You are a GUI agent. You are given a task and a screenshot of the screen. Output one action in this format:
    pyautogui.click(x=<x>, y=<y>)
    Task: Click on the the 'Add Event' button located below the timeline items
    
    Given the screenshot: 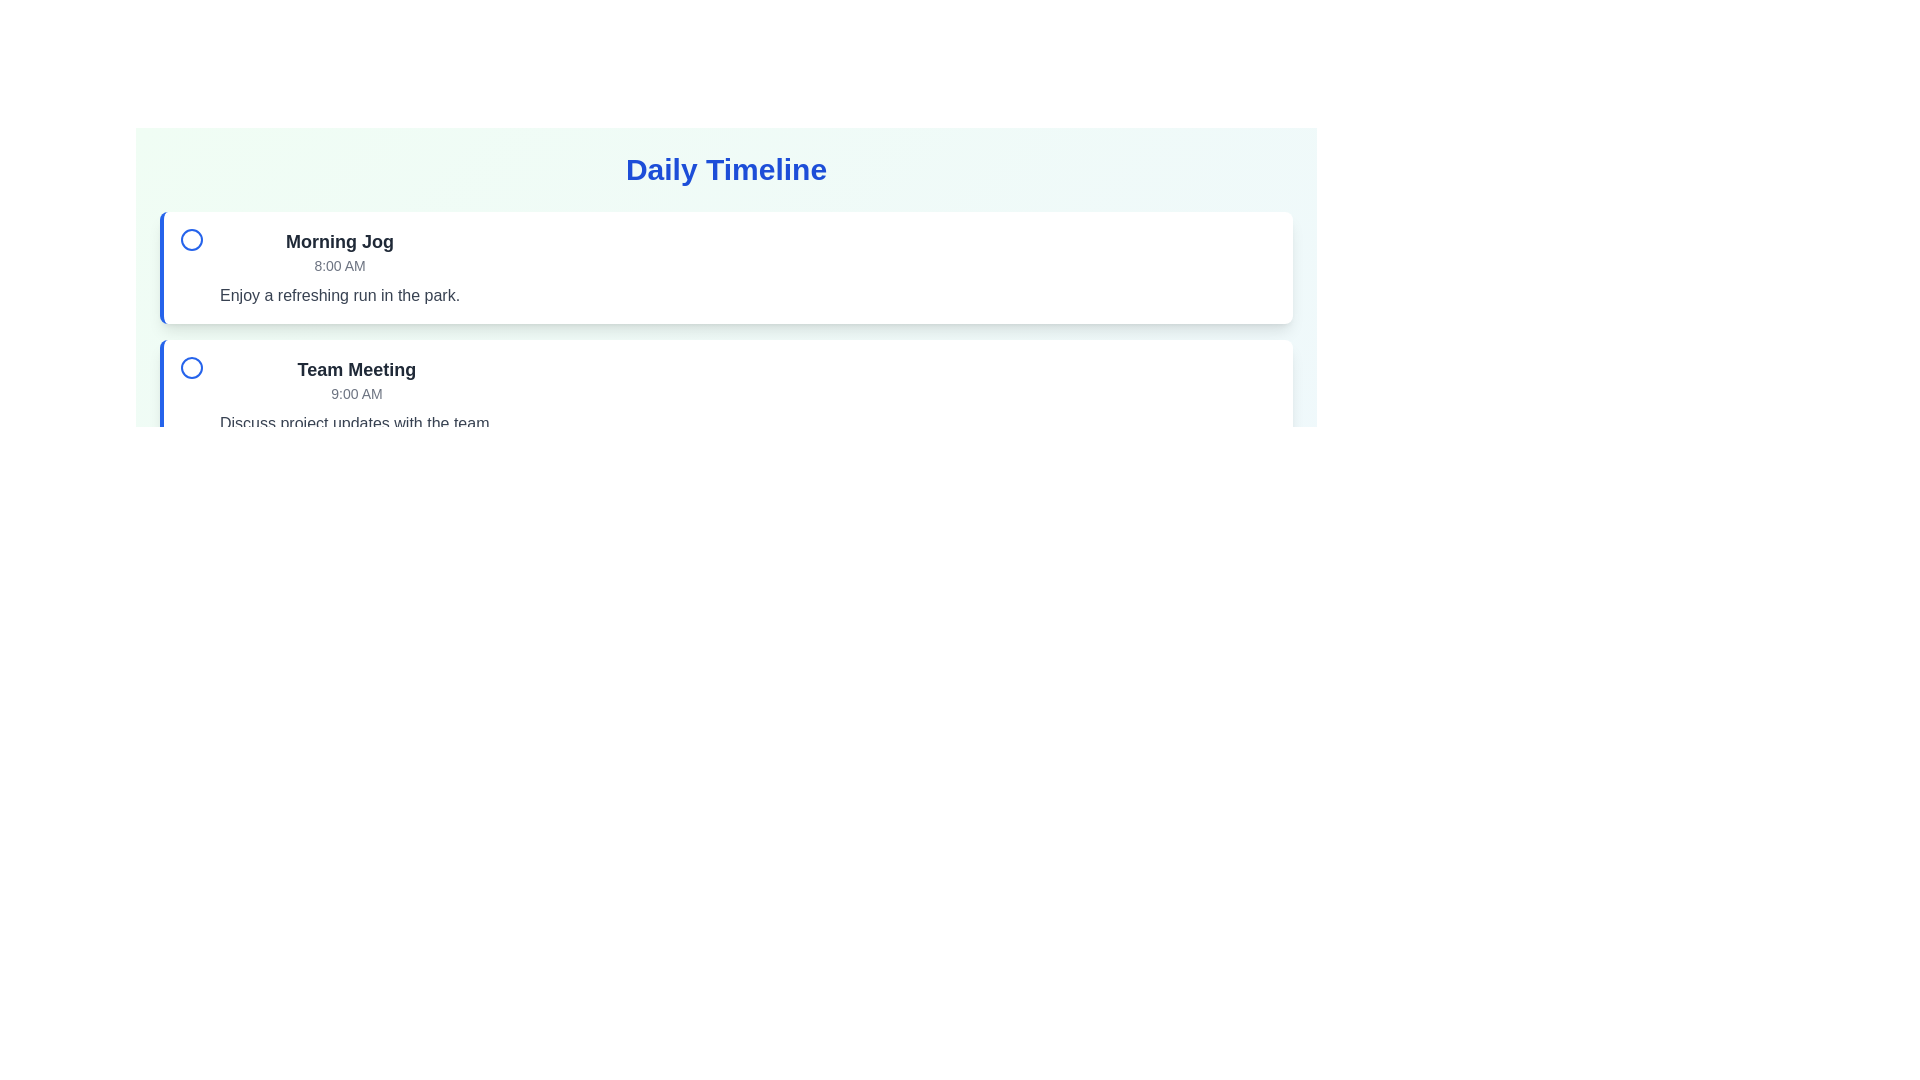 What is the action you would take?
    pyautogui.click(x=226, y=495)
    